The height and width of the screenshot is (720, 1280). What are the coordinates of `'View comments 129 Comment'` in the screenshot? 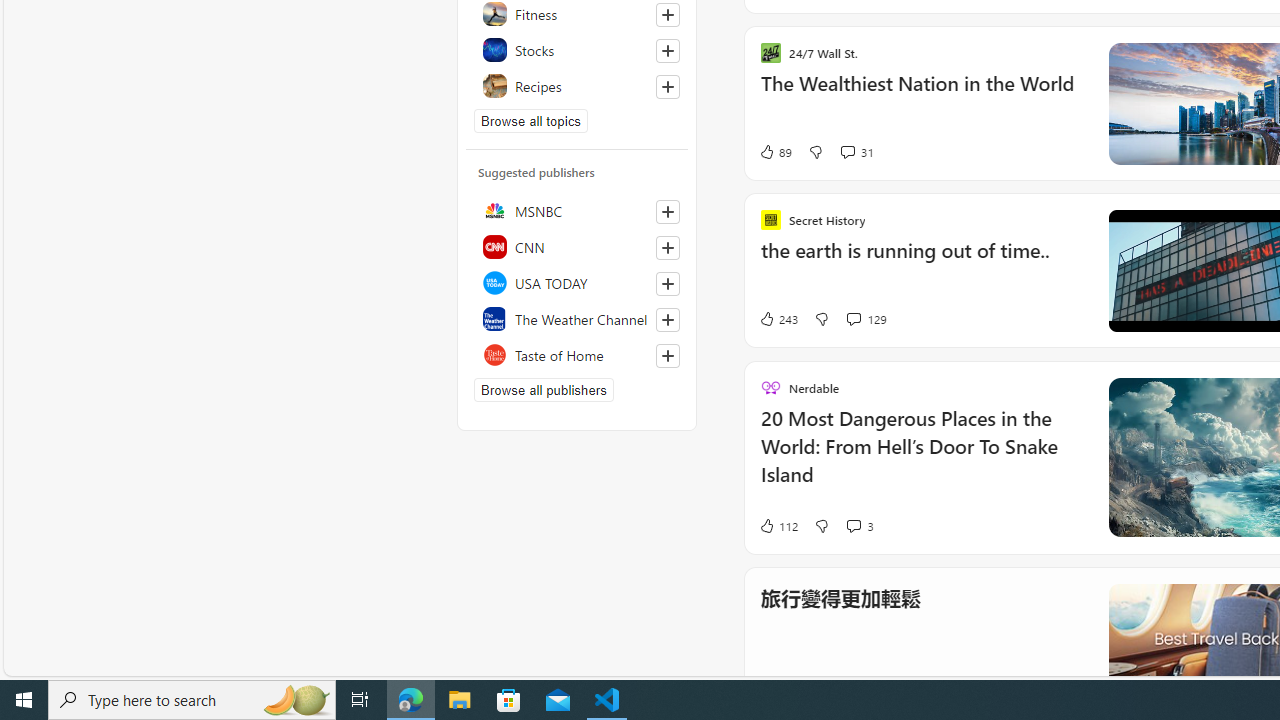 It's located at (853, 318).